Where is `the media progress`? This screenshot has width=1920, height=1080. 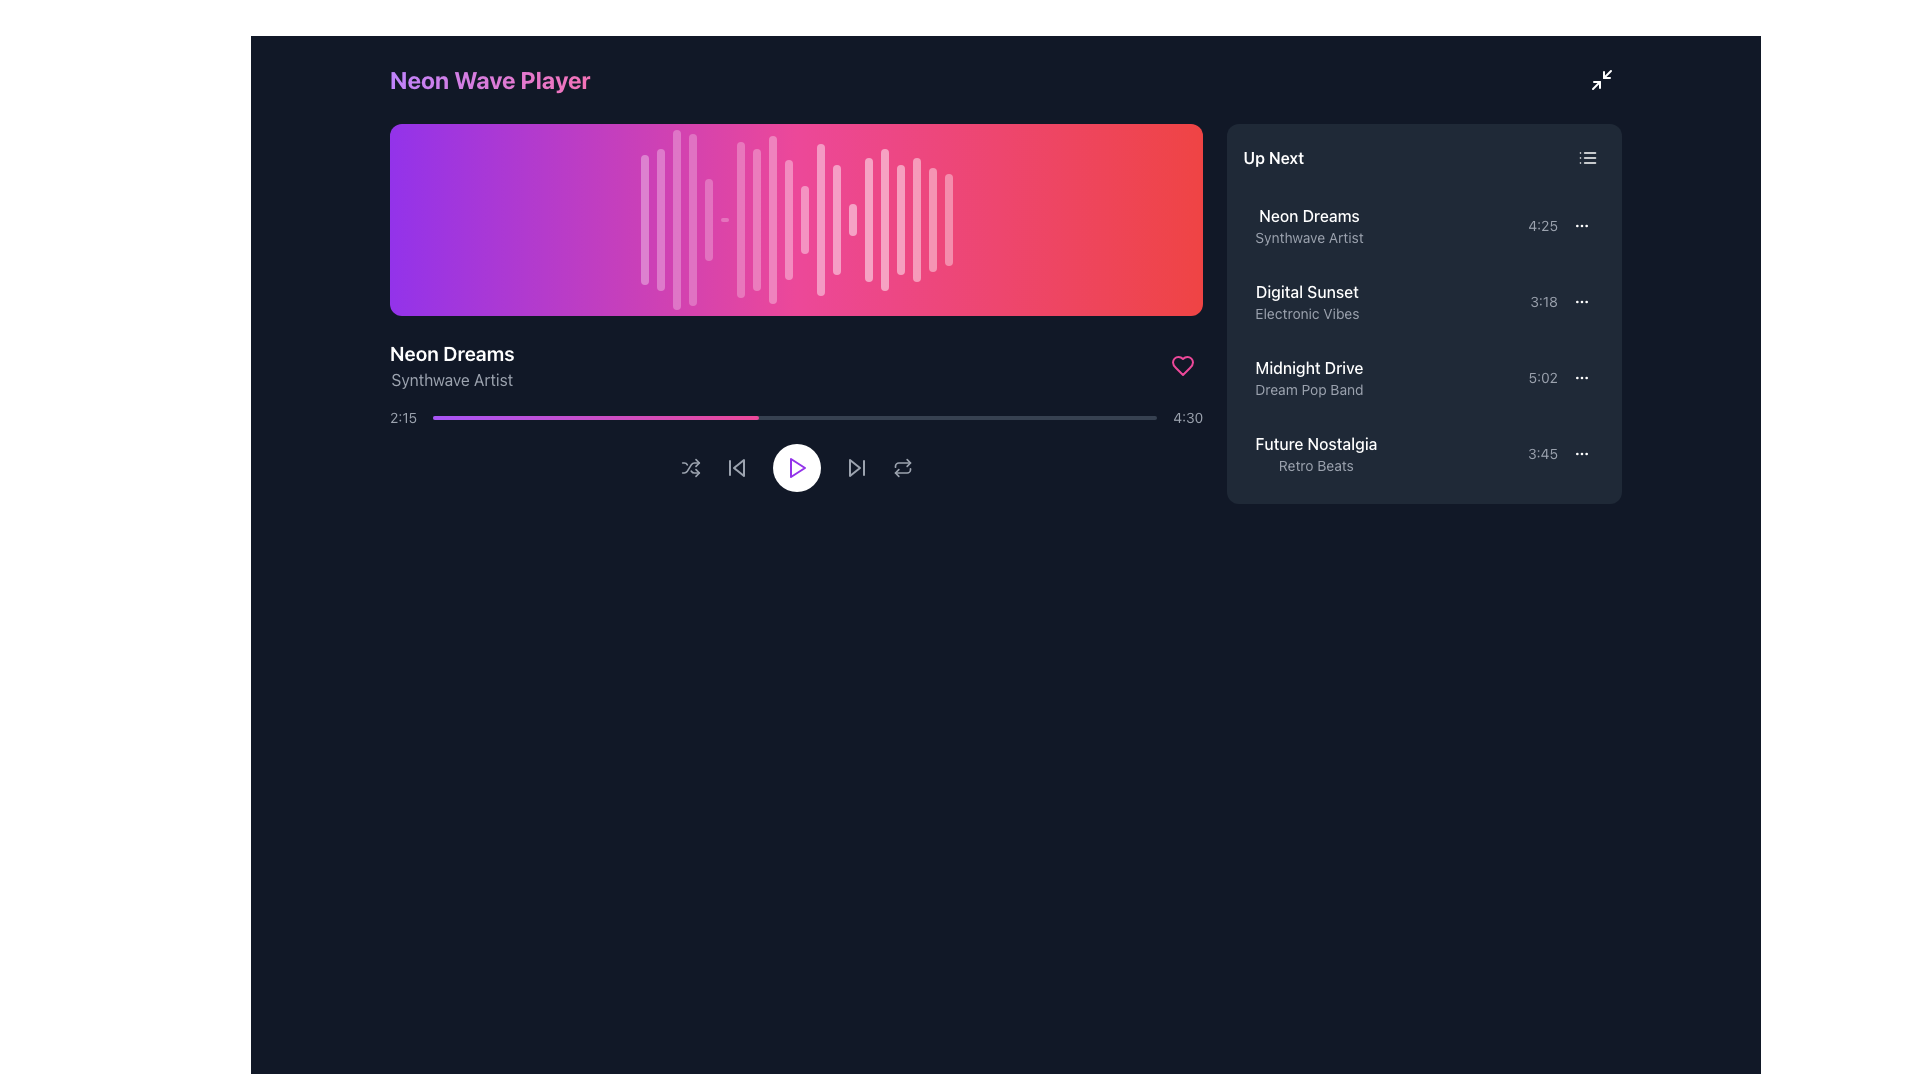
the media progress is located at coordinates (845, 416).